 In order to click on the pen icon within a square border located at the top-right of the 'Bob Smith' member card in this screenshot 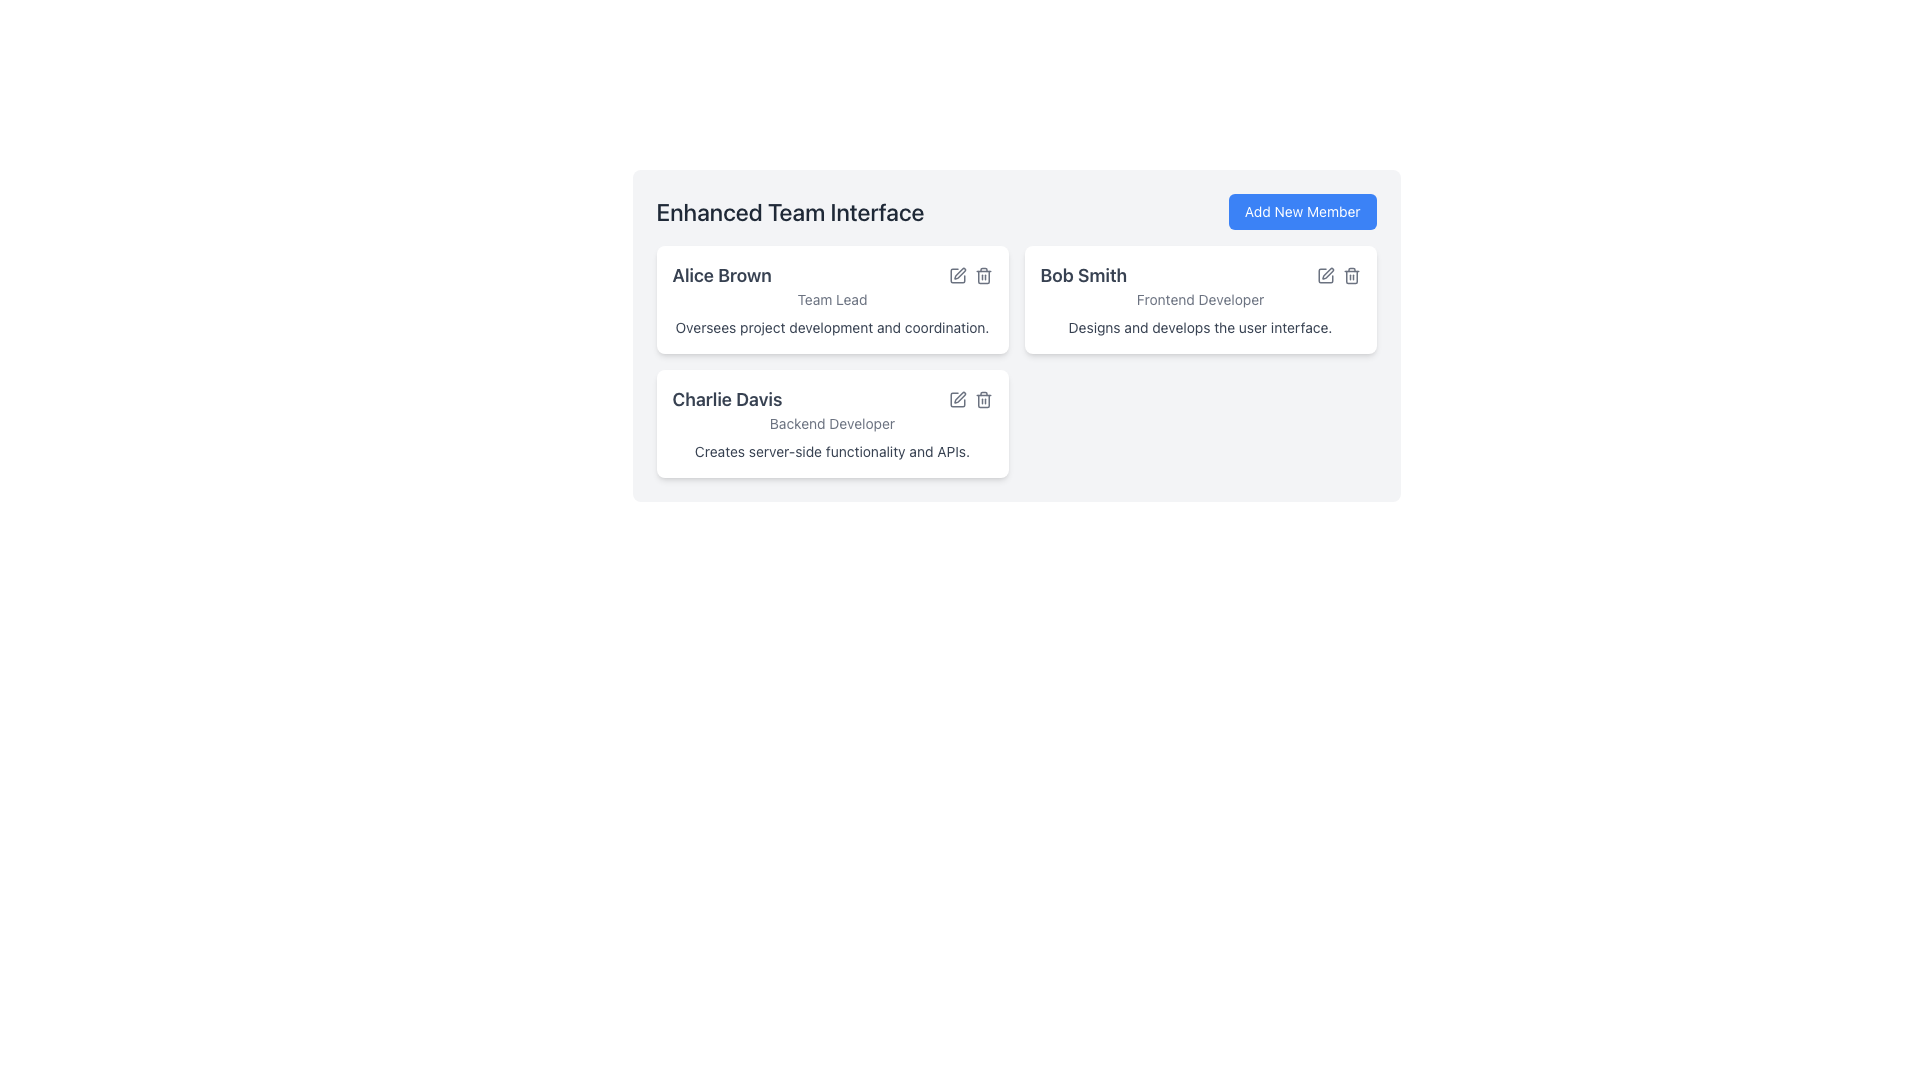, I will do `click(1327, 273)`.